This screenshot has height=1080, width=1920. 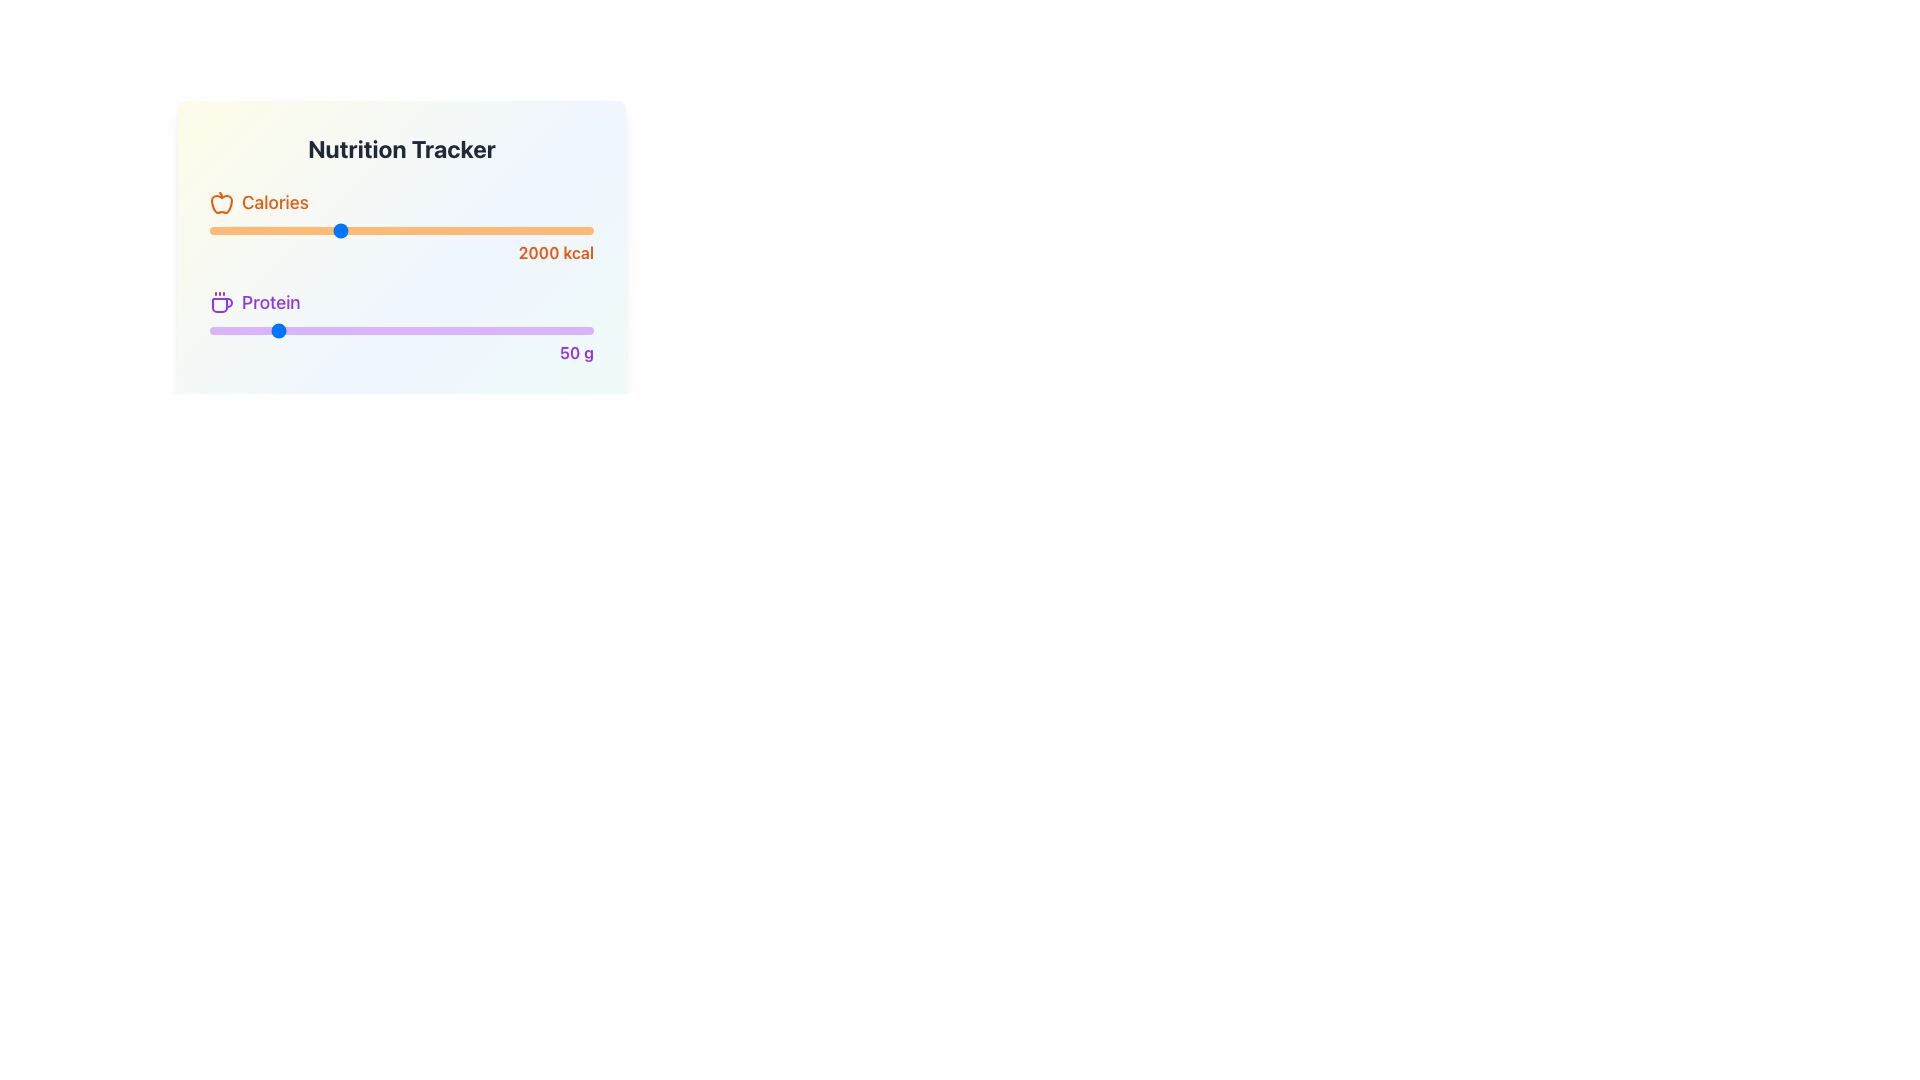 What do you see at coordinates (221, 203) in the screenshot?
I see `the orange apple icon located to the left of the 'Calories' text in the 'Nutrition Tracker' panel` at bounding box center [221, 203].